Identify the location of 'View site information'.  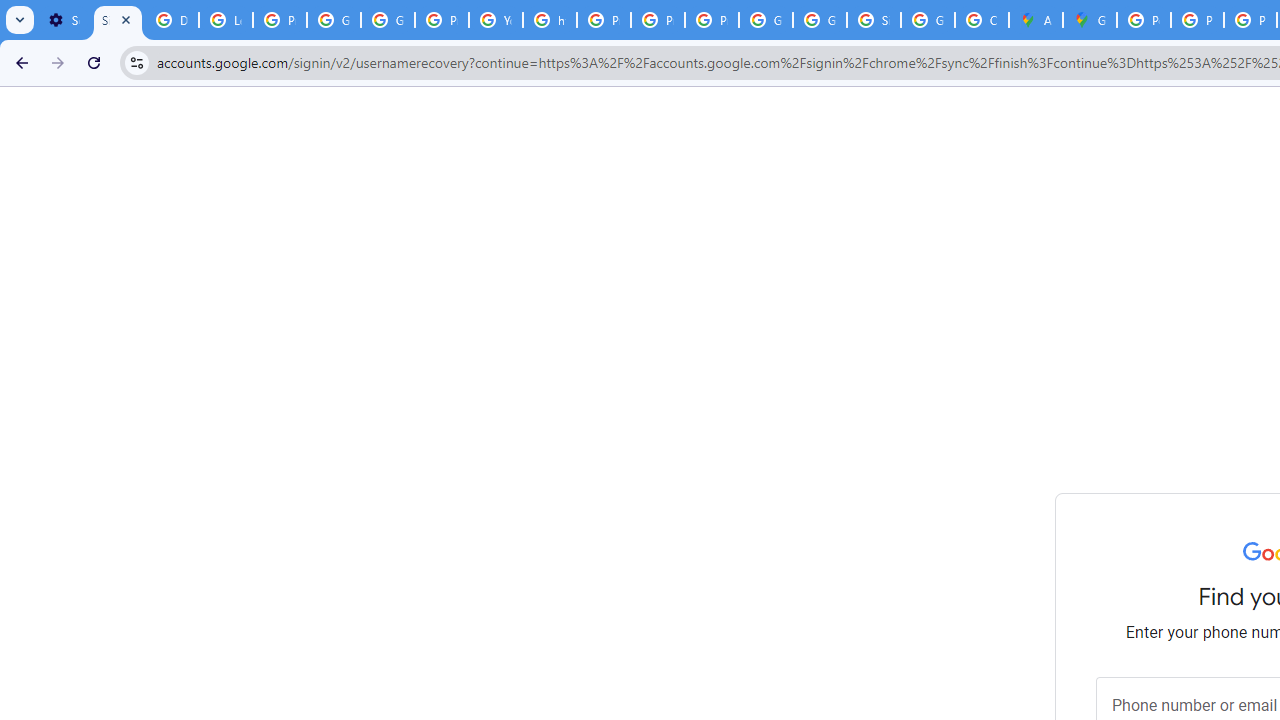
(135, 61).